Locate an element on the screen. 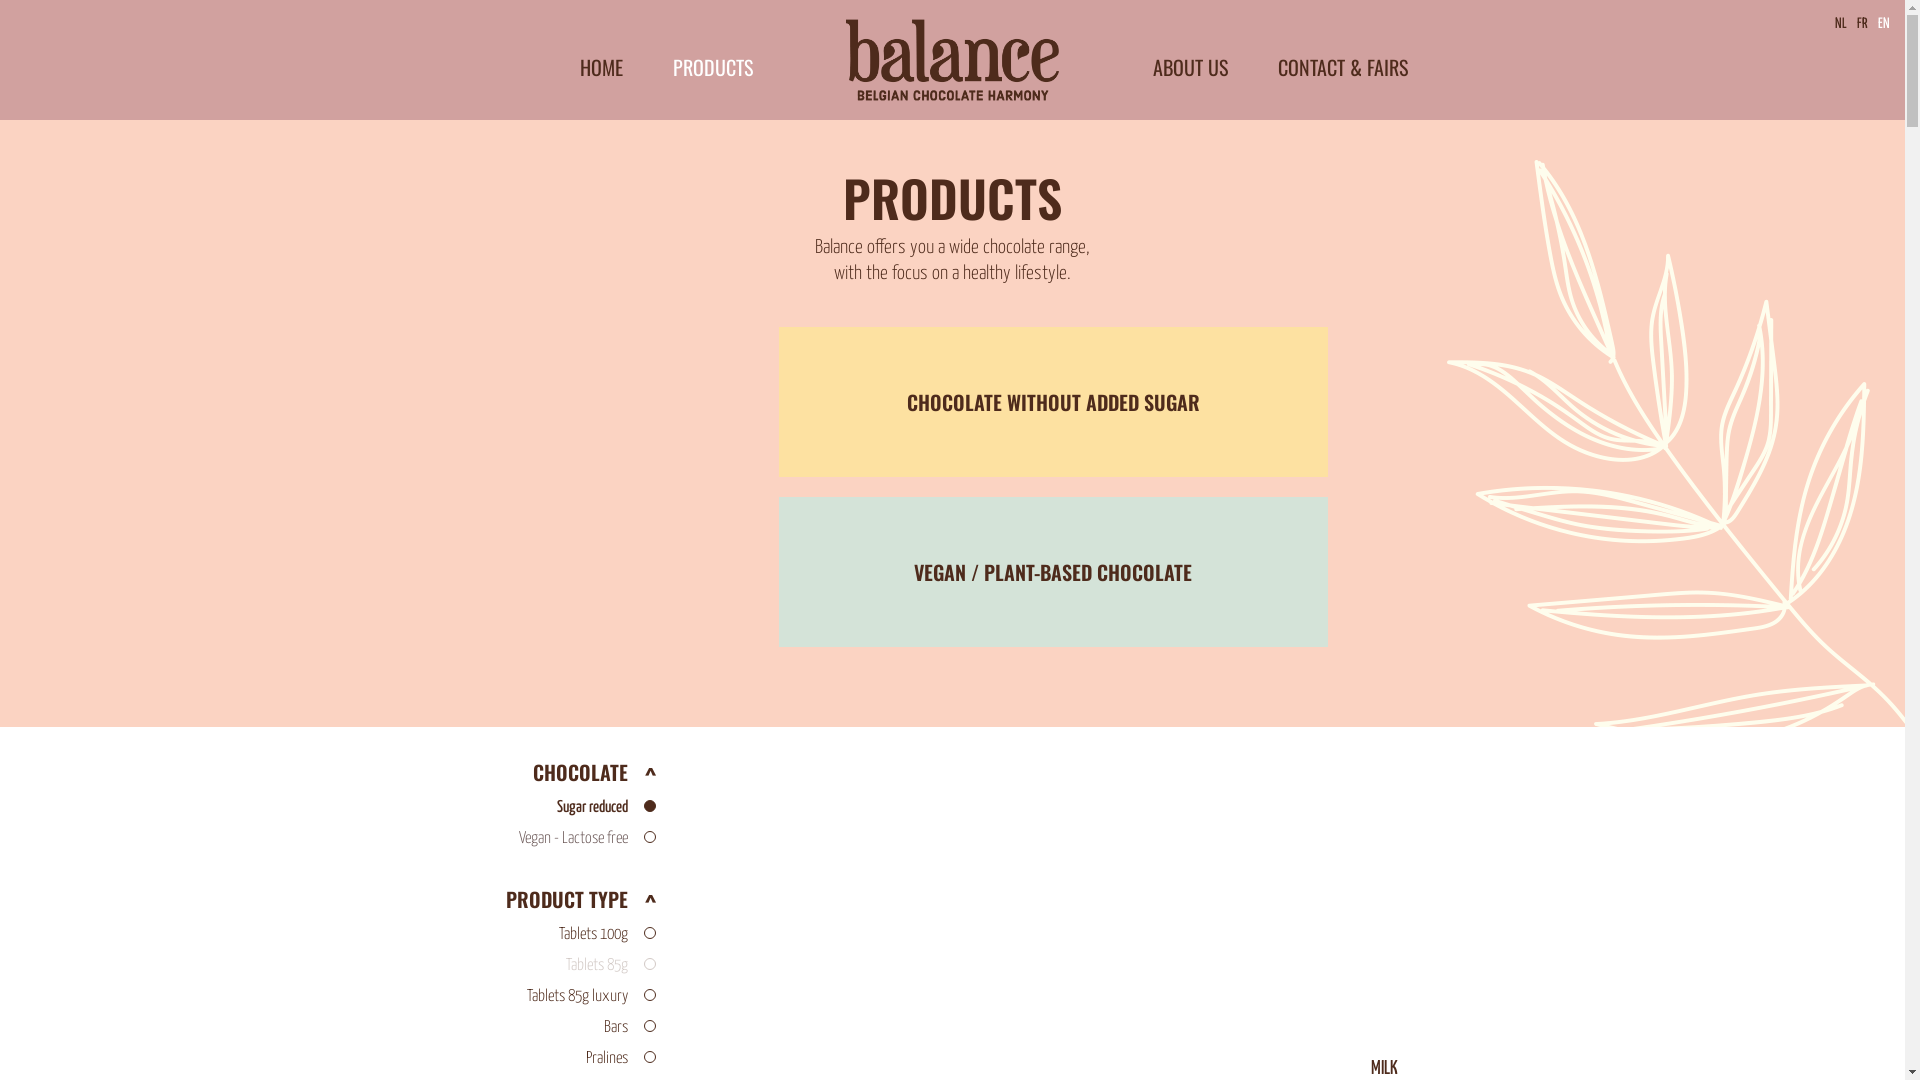 The width and height of the screenshot is (1920, 1080). 'HOME' is located at coordinates (600, 65).